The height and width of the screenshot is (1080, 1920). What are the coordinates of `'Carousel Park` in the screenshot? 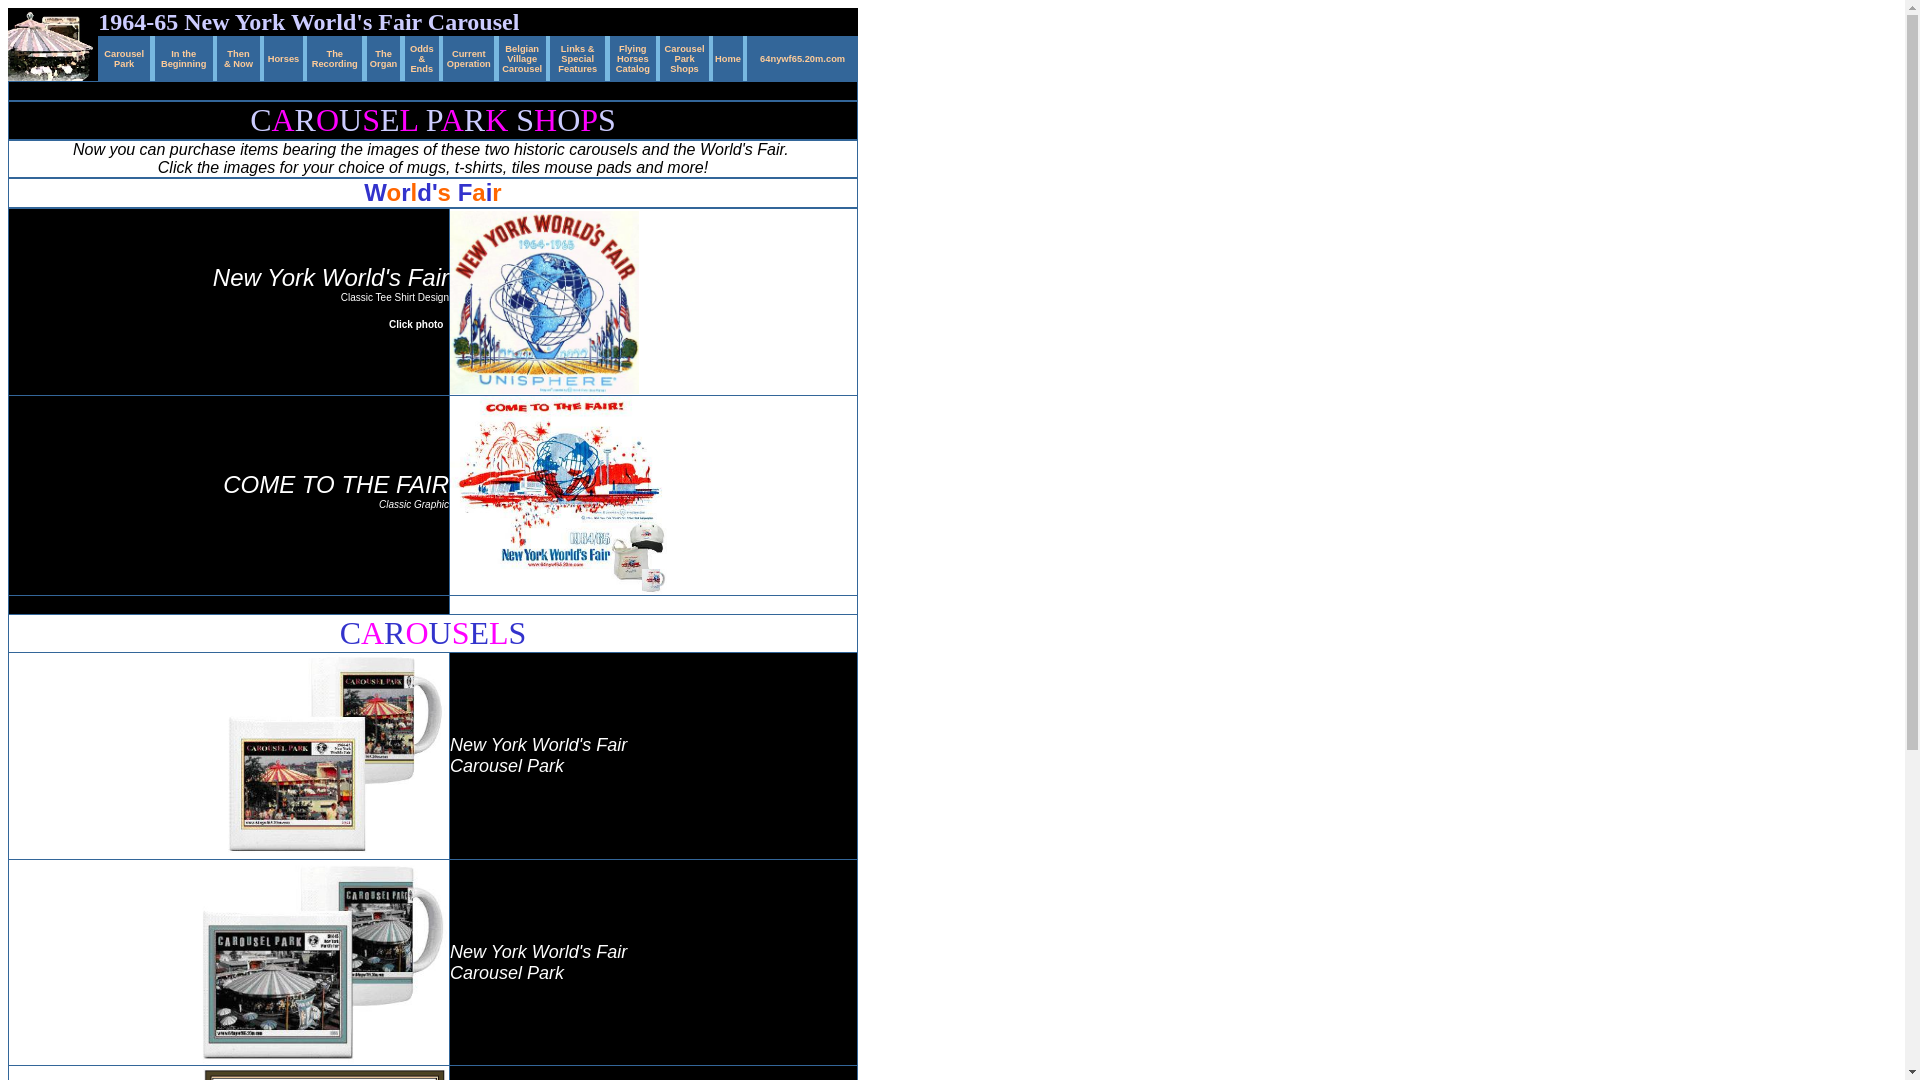 It's located at (685, 55).